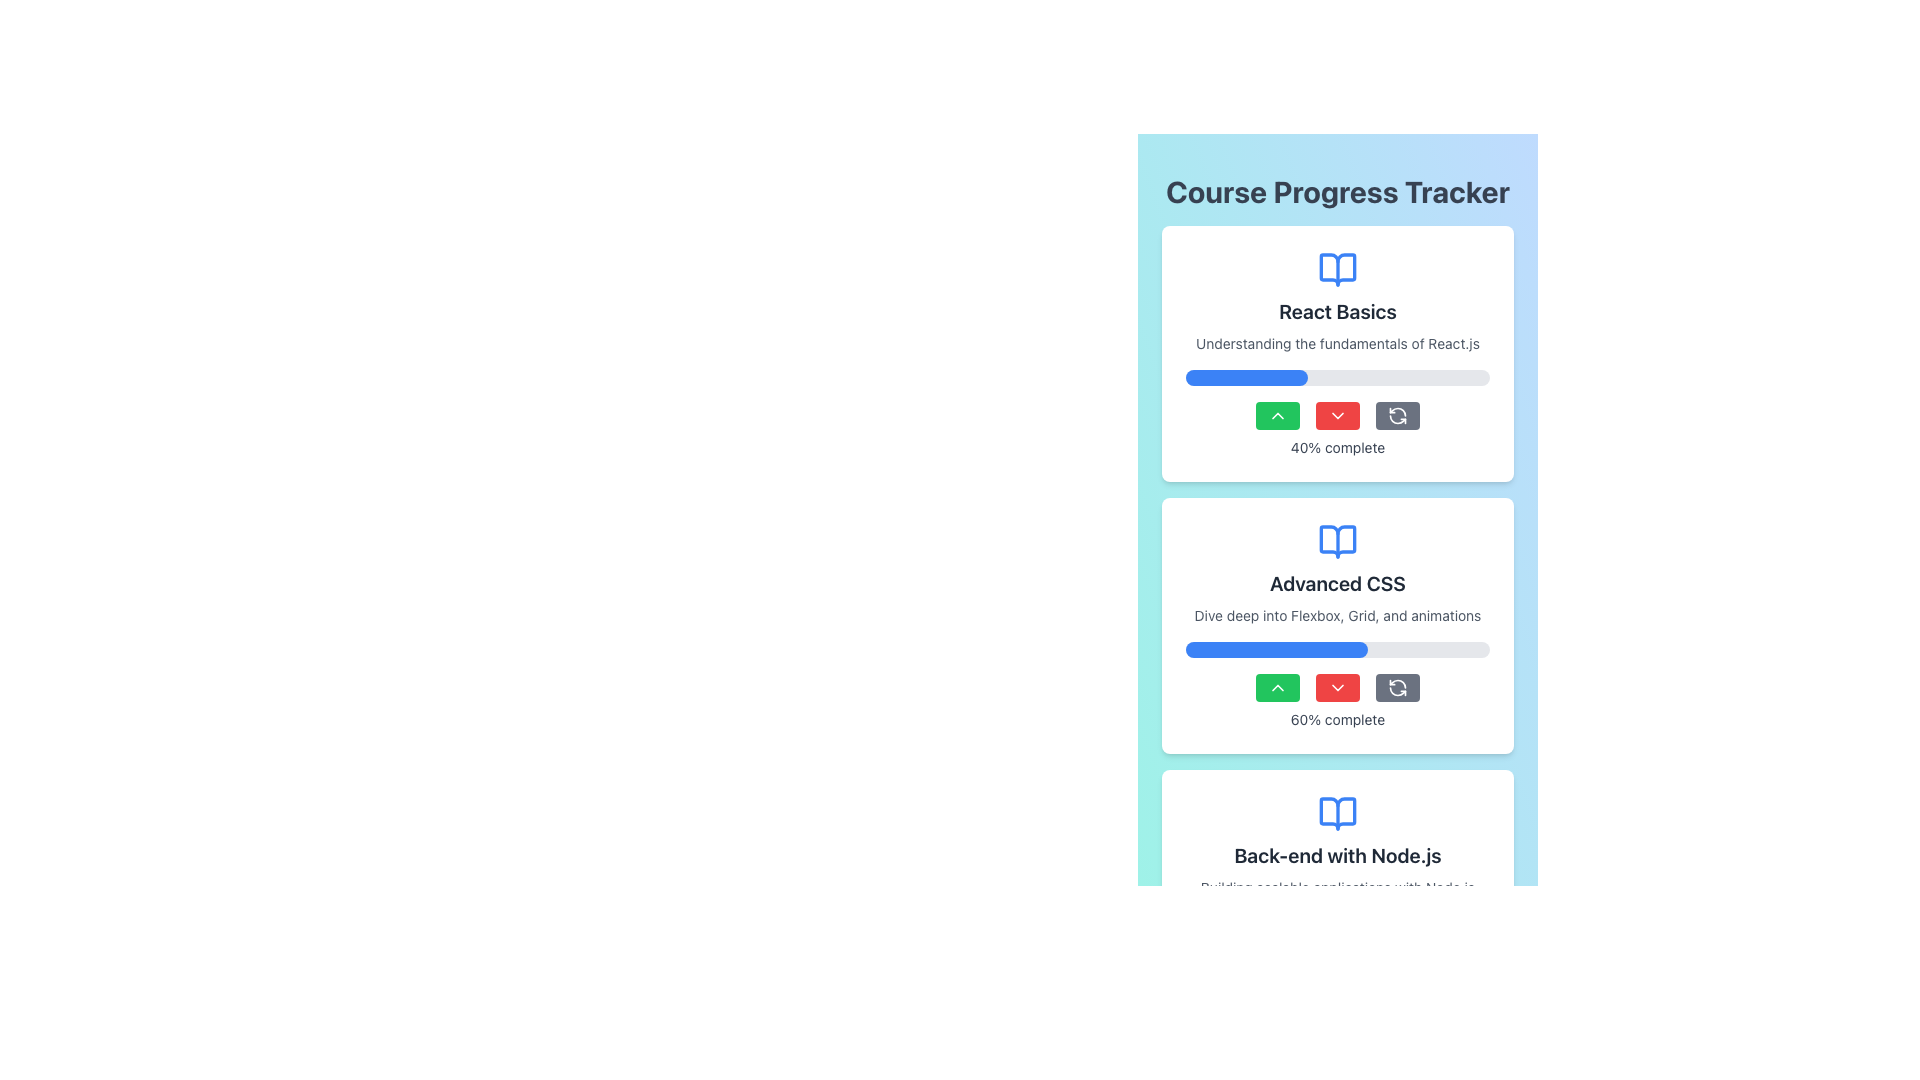 Image resolution: width=1920 pixels, height=1080 pixels. What do you see at coordinates (1338, 886) in the screenshot?
I see `the text content element that provides additional descriptive information about the Node.js course, located below the title 'Back-end with Node.js' and above the course completion progress bar` at bounding box center [1338, 886].